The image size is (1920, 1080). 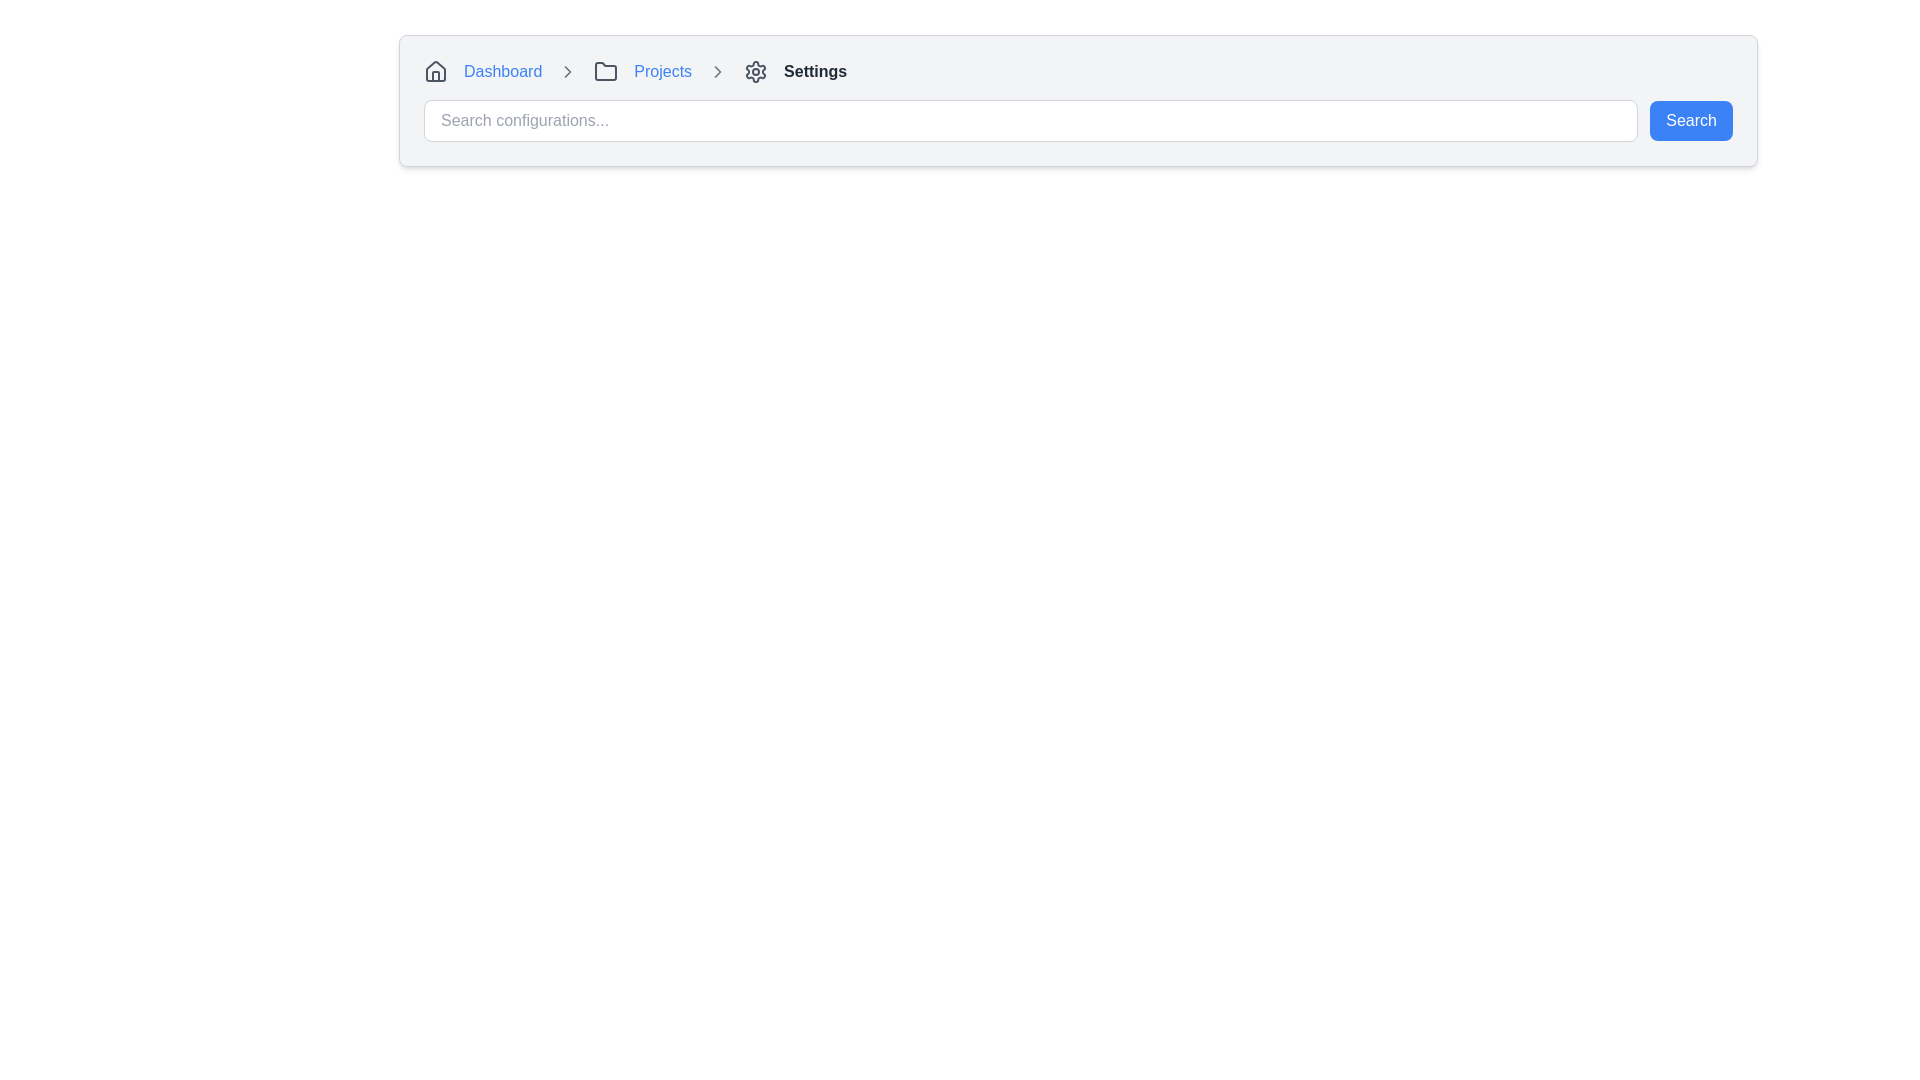 What do you see at coordinates (605, 71) in the screenshot?
I see `the folder icon, which is a simplistic gray folder shape located at the top of the interface, positioned between a right-pointing chevron icon and the text label 'Projects'` at bounding box center [605, 71].